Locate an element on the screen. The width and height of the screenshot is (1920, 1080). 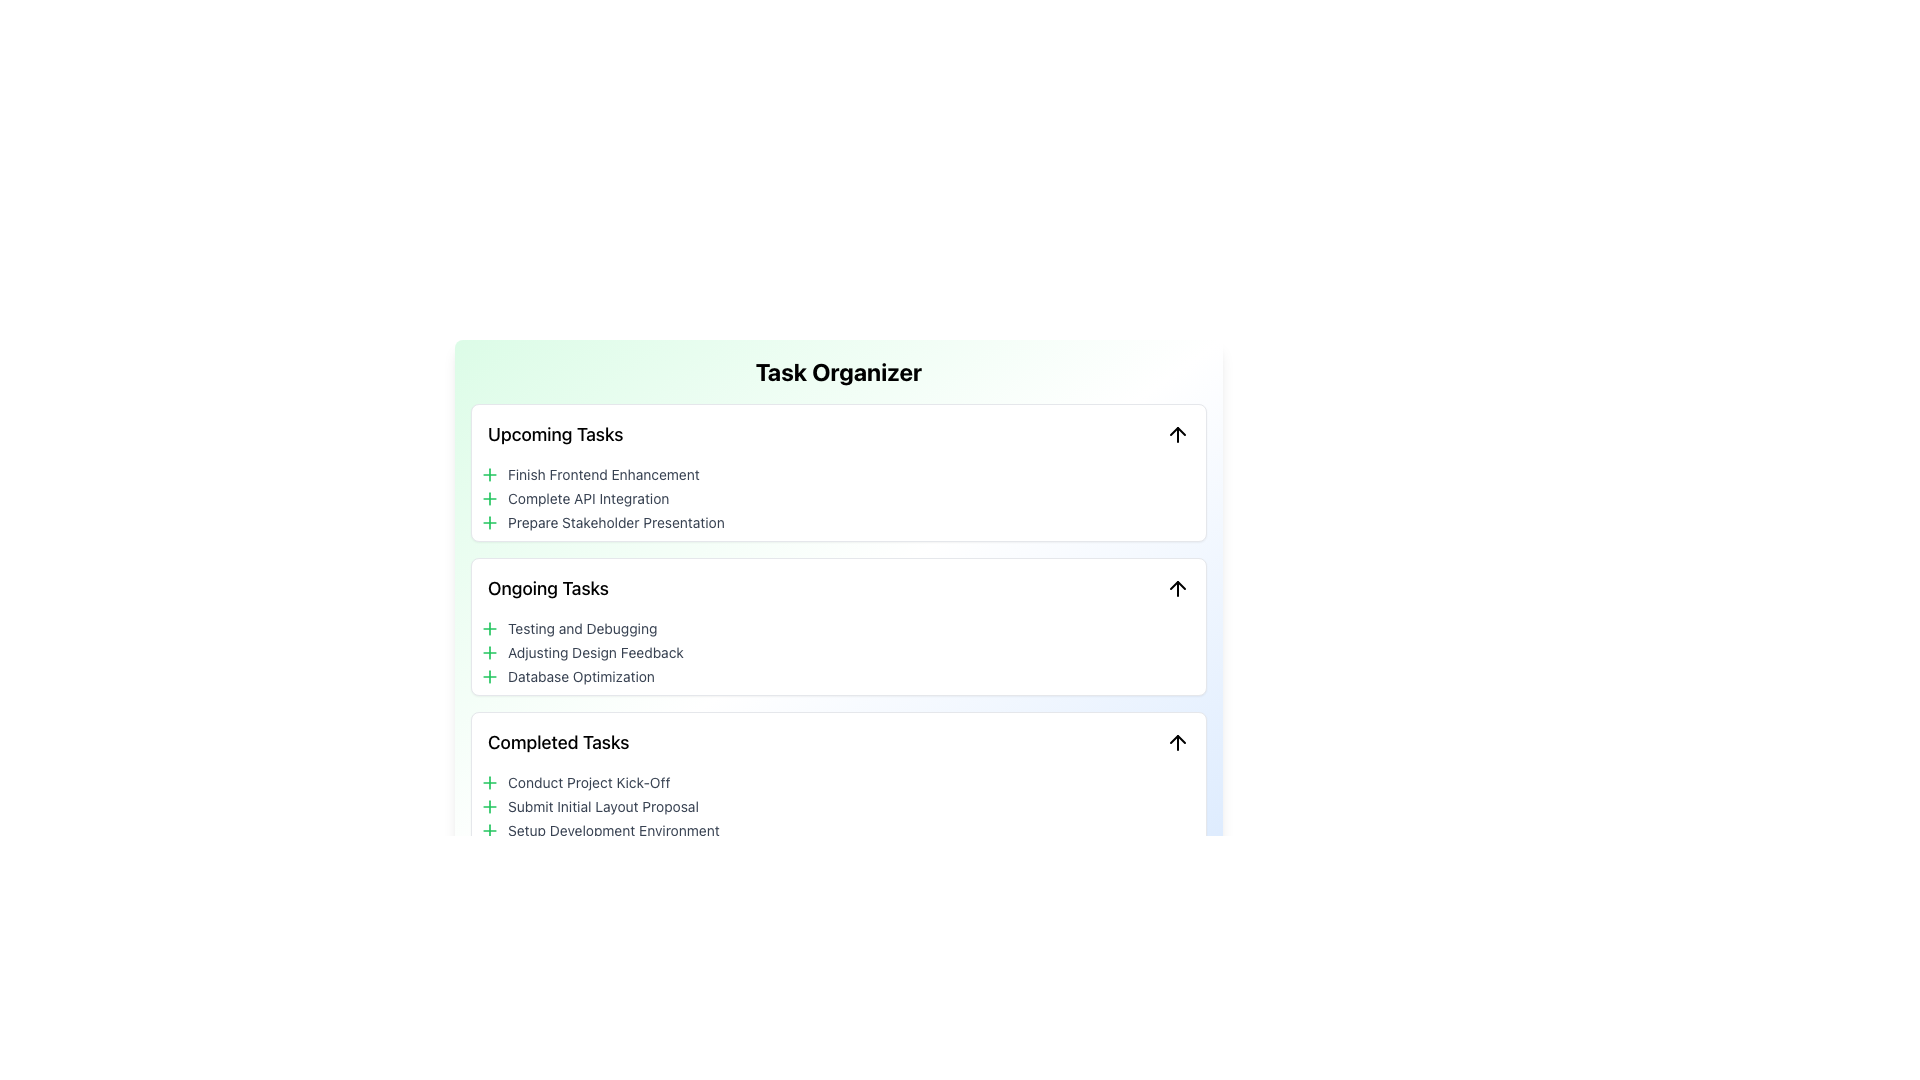
the text label identifying the task item 'Adjusting Design Feedback' in the 'Ongoing Tasks' section is located at coordinates (594, 652).